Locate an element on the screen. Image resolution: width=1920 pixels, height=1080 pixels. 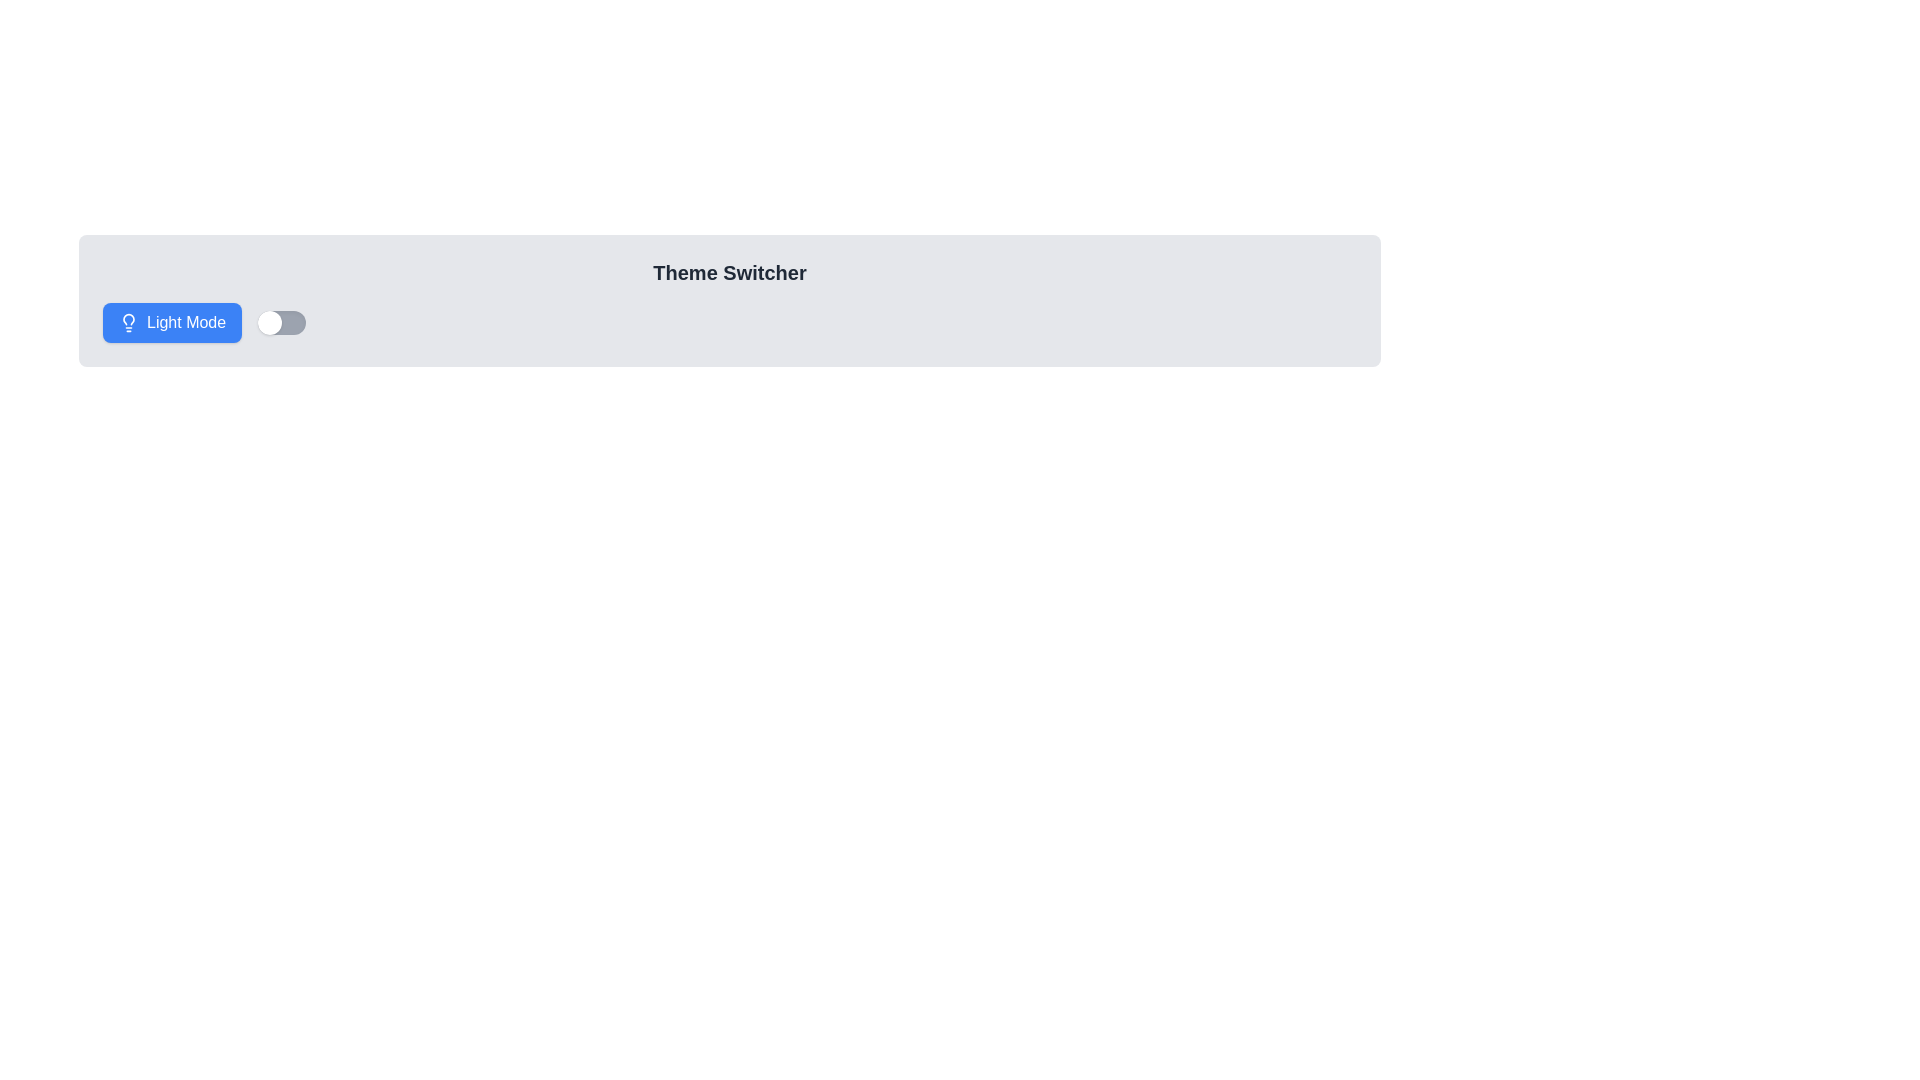
the lightbulb icon within the blue button labeled 'Light Mode' is located at coordinates (128, 322).